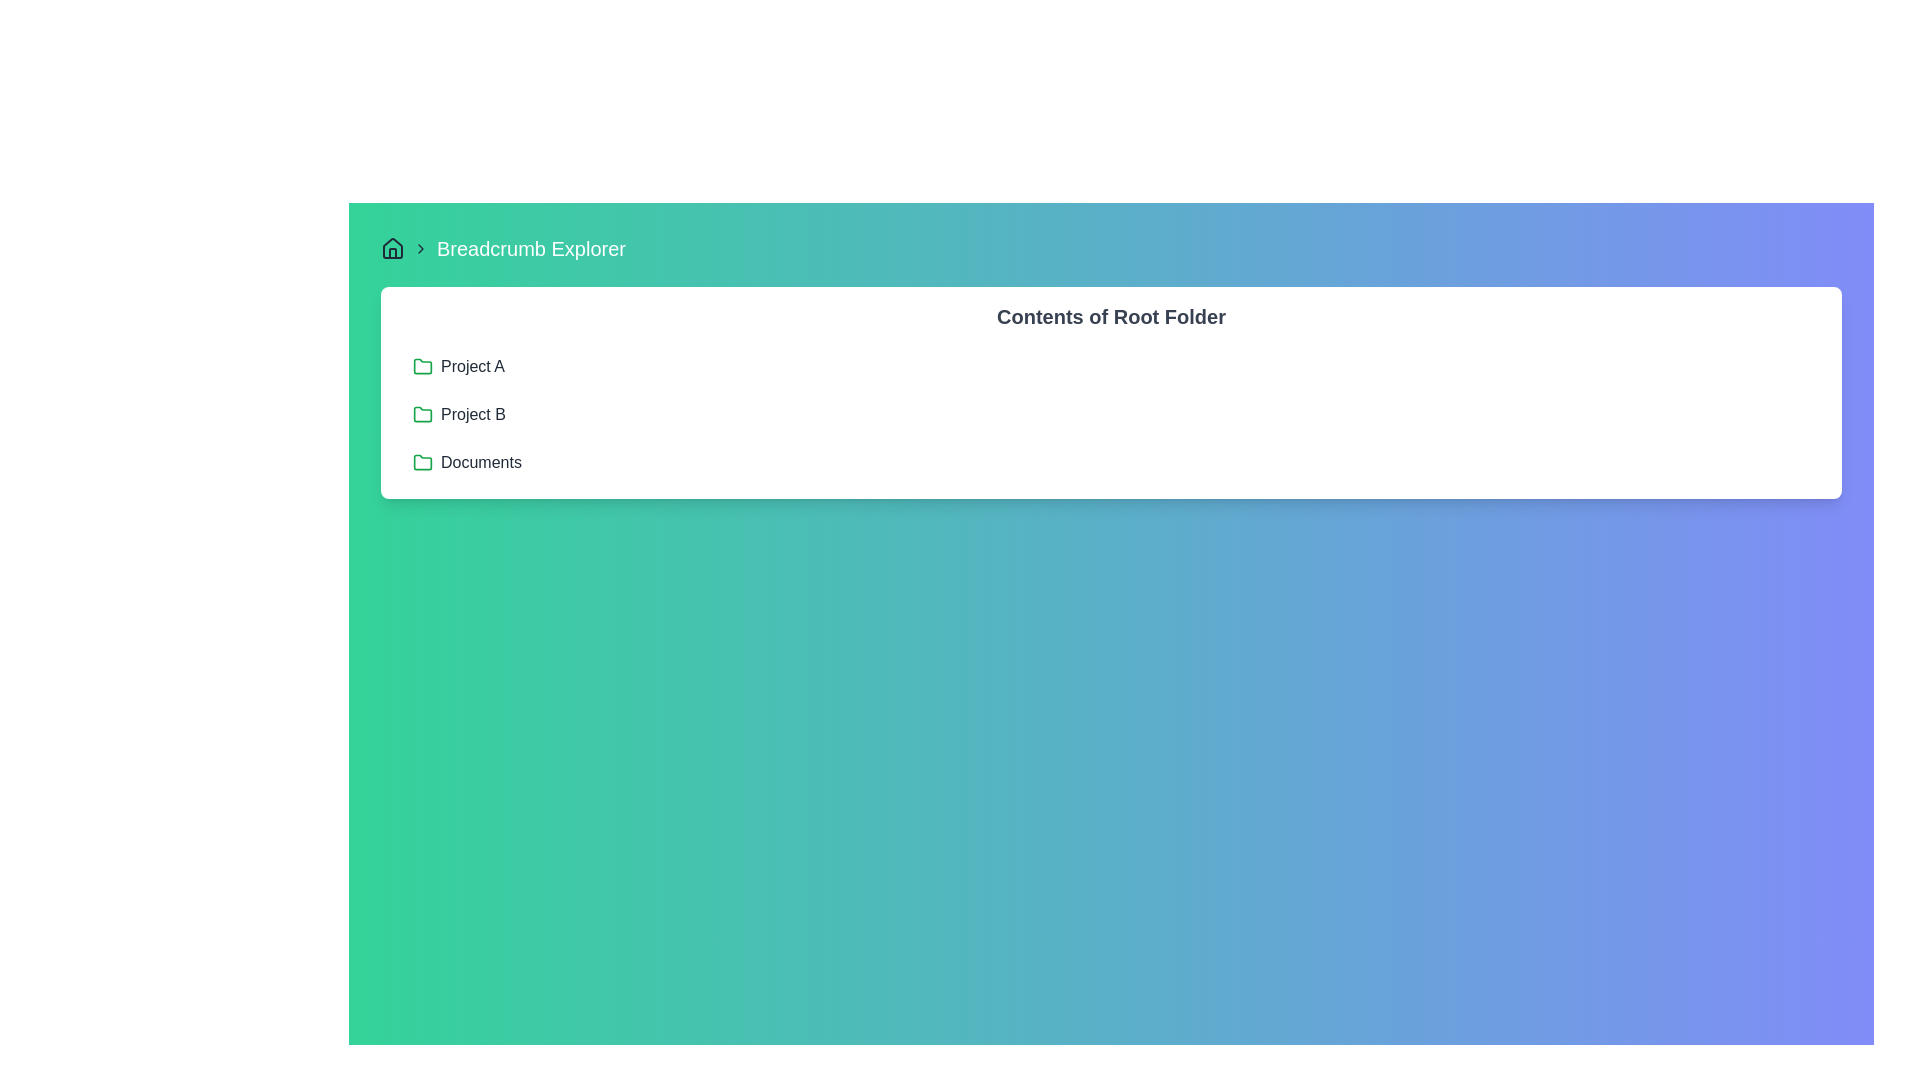 This screenshot has height=1080, width=1920. What do you see at coordinates (421, 462) in the screenshot?
I see `the green folder icon representing 'Documents', which is the third item in the vertical list of folder icons located in the white card interface` at bounding box center [421, 462].